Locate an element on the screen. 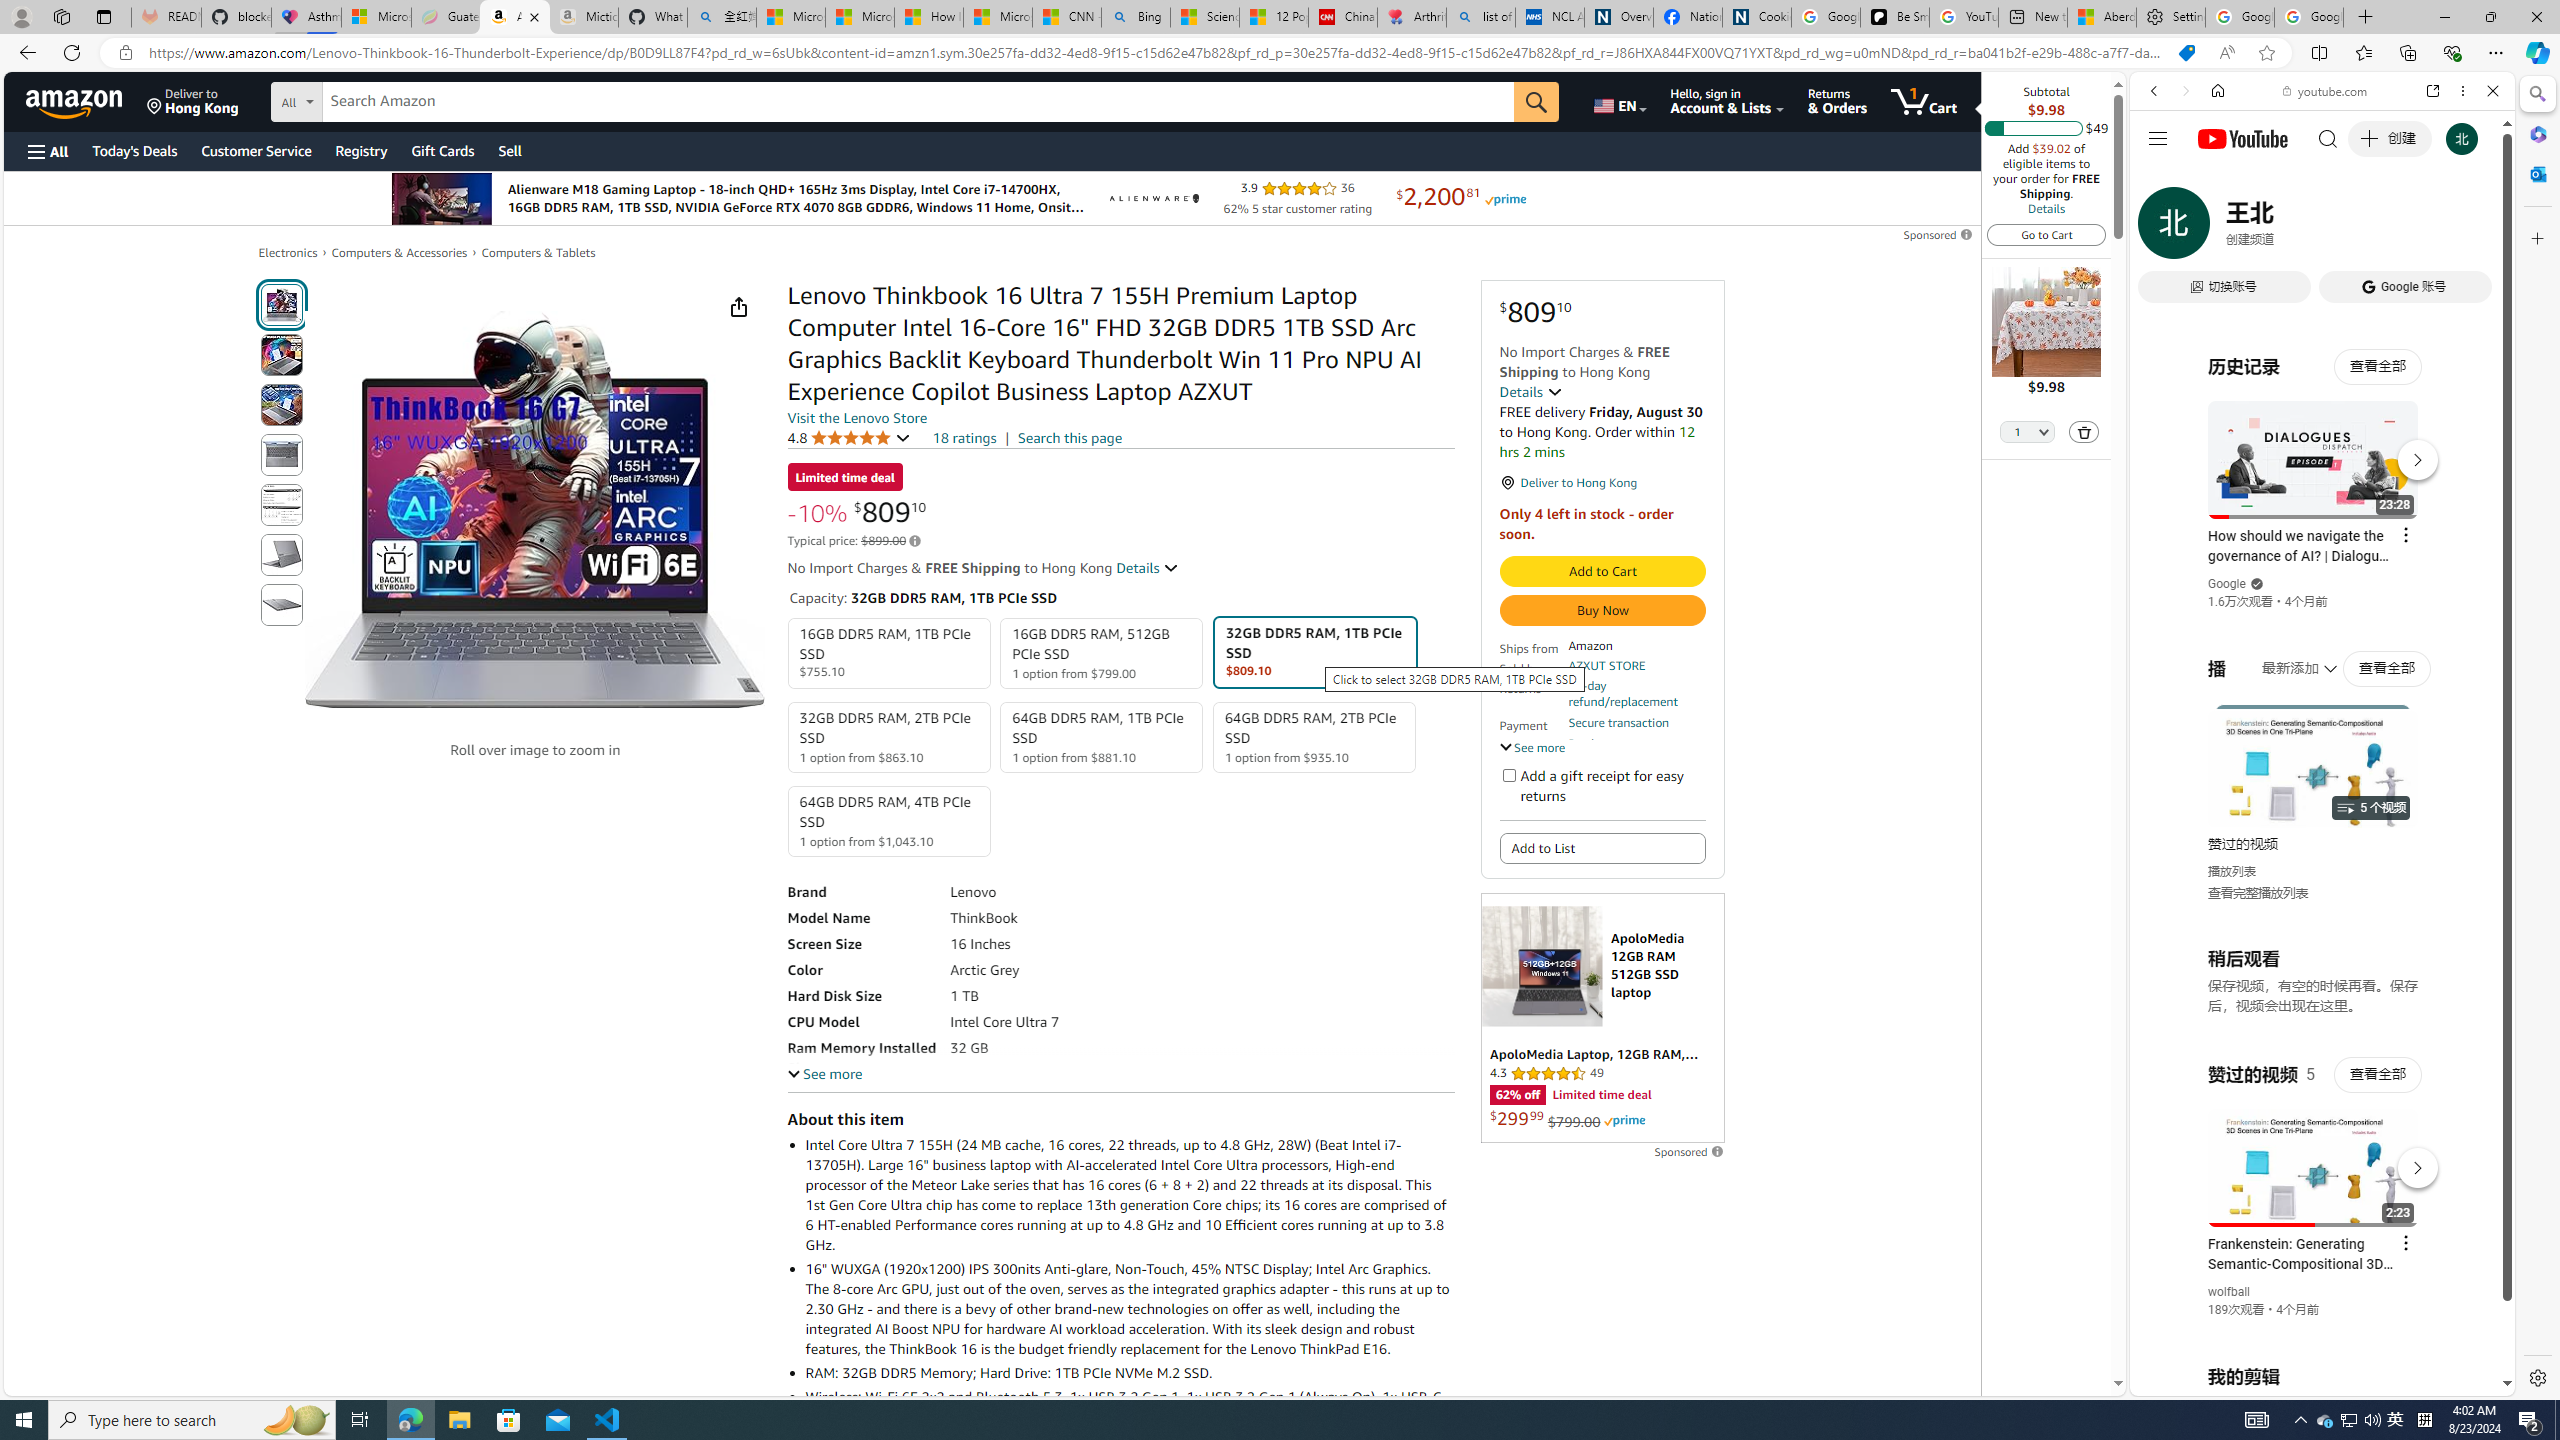  'Be Smart | creating Science videos | Patreon' is located at coordinates (1893, 16).